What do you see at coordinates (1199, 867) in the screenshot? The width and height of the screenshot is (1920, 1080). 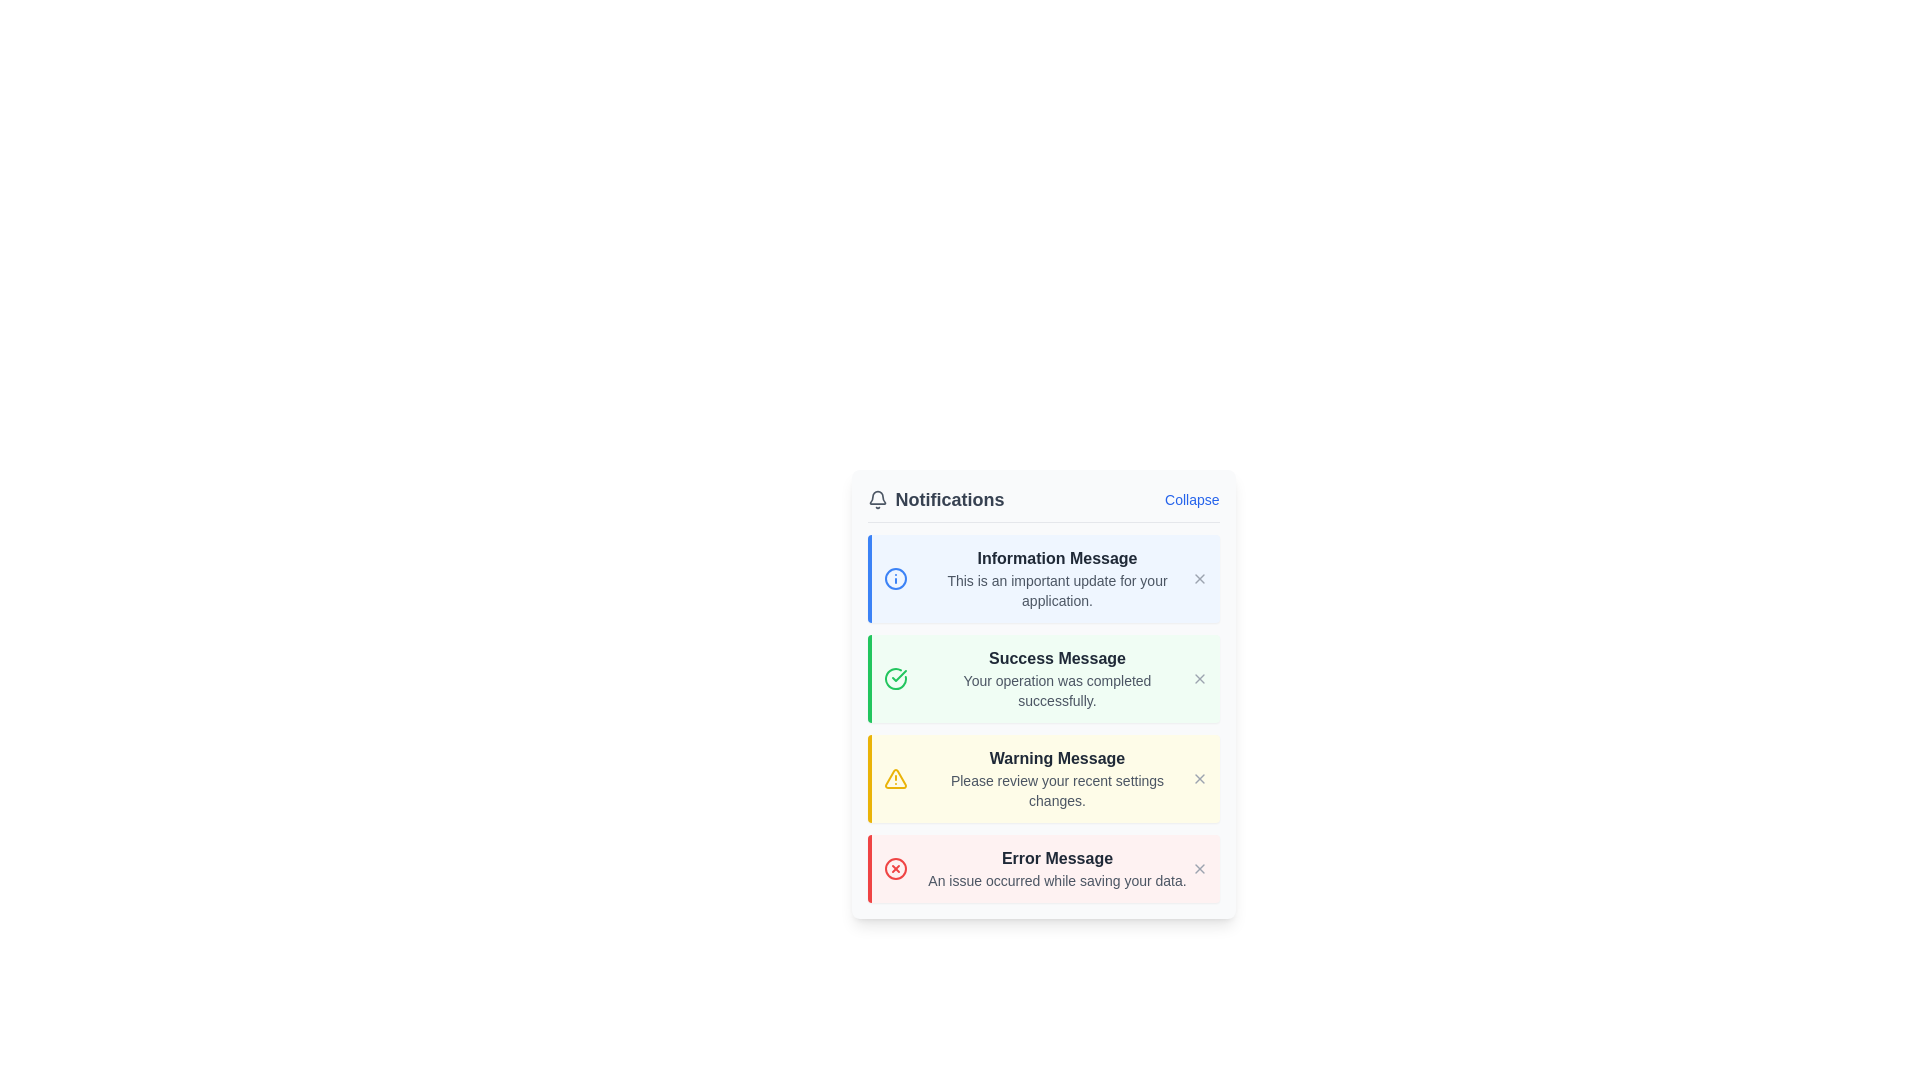 I see `the Close button icon, which is a small gray icon with a cross symbol located at the top-right corner of the error message notification in the notifications panel, to change its color` at bounding box center [1199, 867].